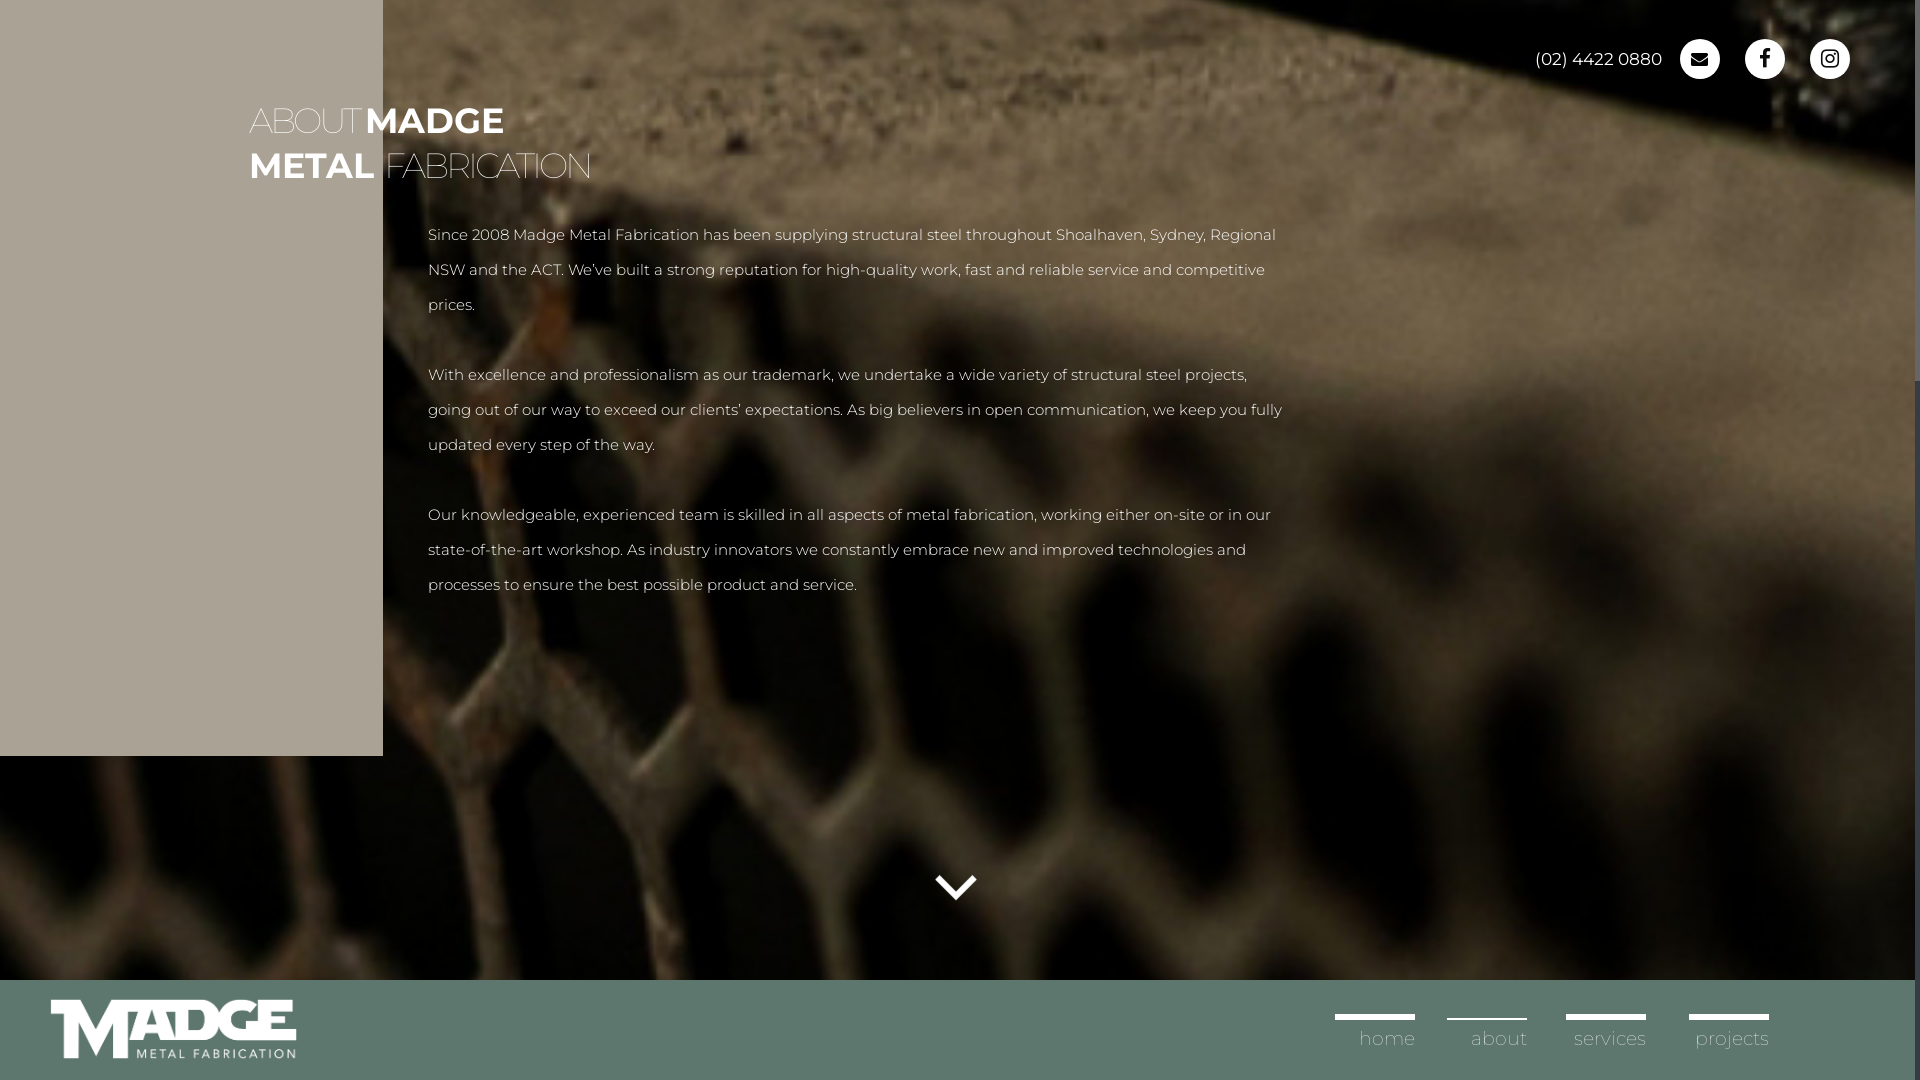 The width and height of the screenshot is (1920, 1080). What do you see at coordinates (1386, 1037) in the screenshot?
I see `'home'` at bounding box center [1386, 1037].